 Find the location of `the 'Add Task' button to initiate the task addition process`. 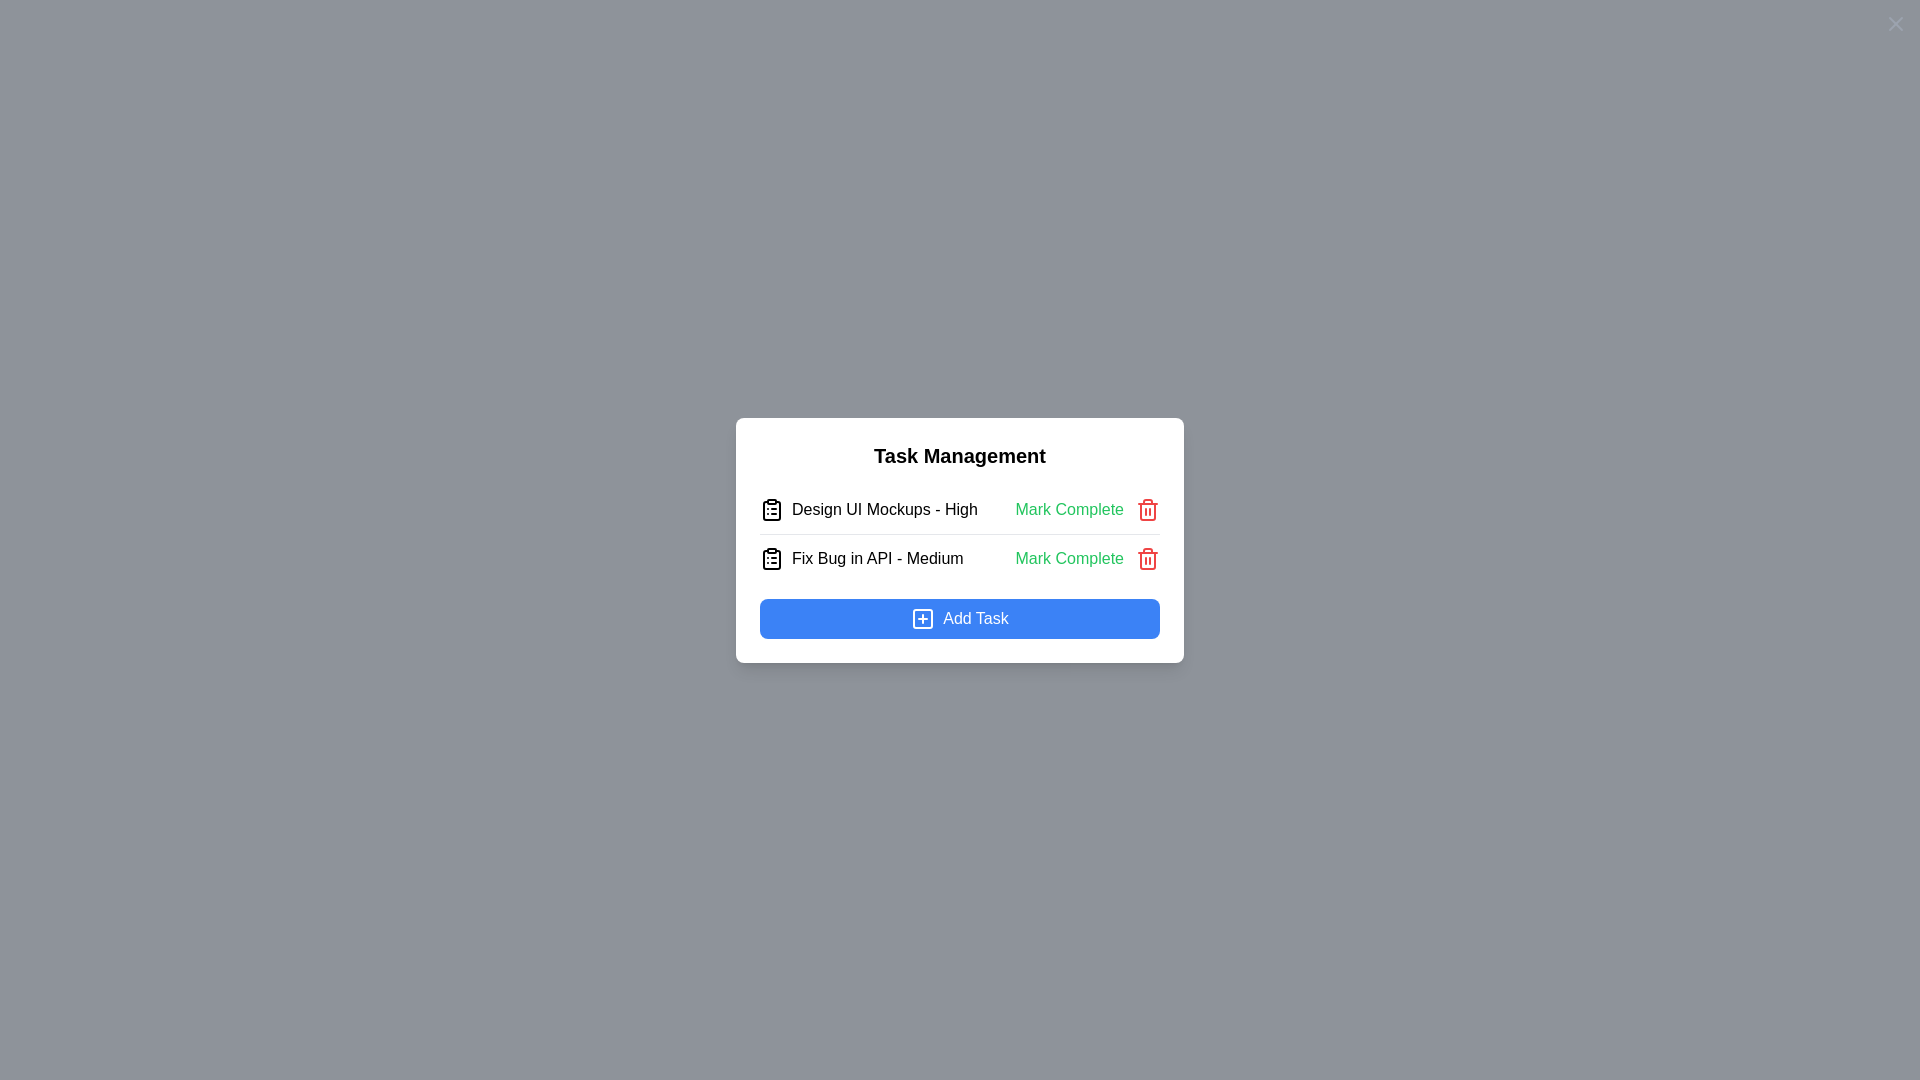

the 'Add Task' button to initiate the task addition process is located at coordinates (960, 617).